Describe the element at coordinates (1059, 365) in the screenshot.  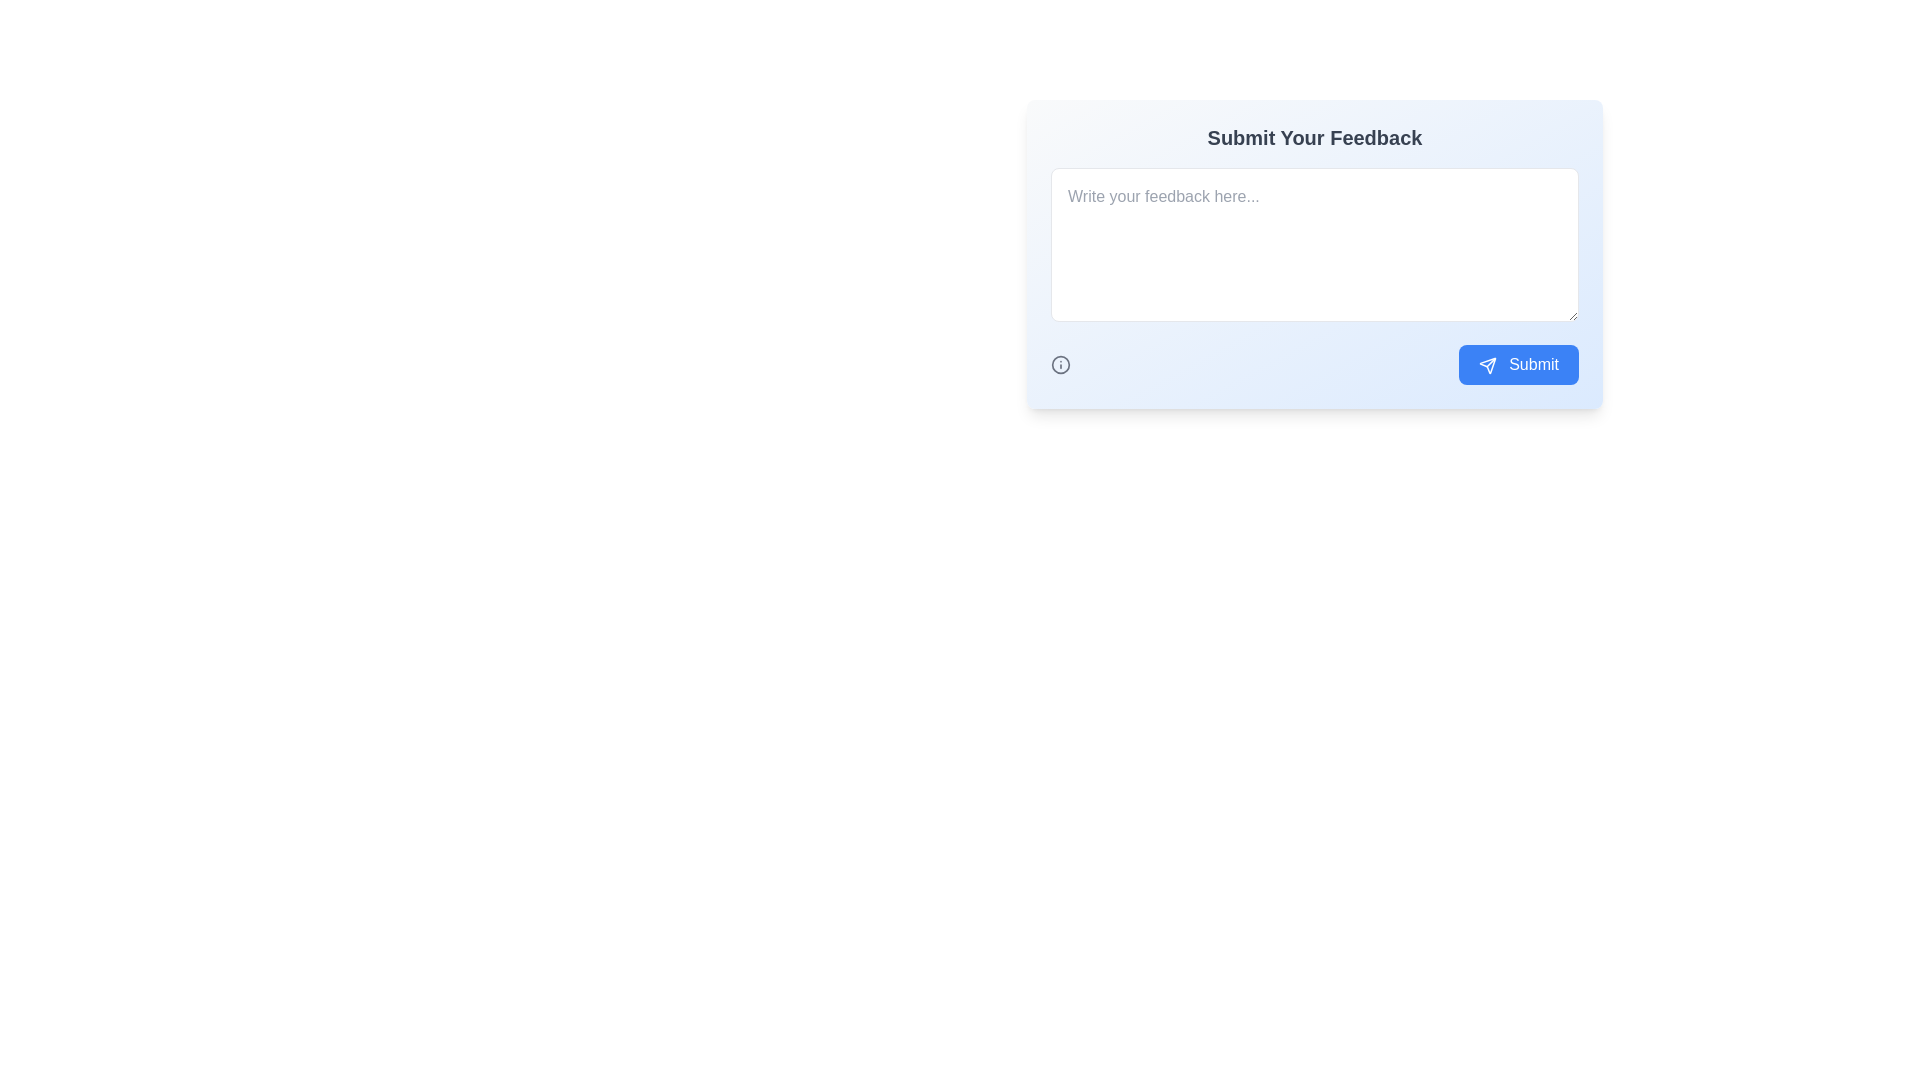
I see `the SVG circle that represents an information icon located at the bottom left corner of the feedback submission card` at that location.